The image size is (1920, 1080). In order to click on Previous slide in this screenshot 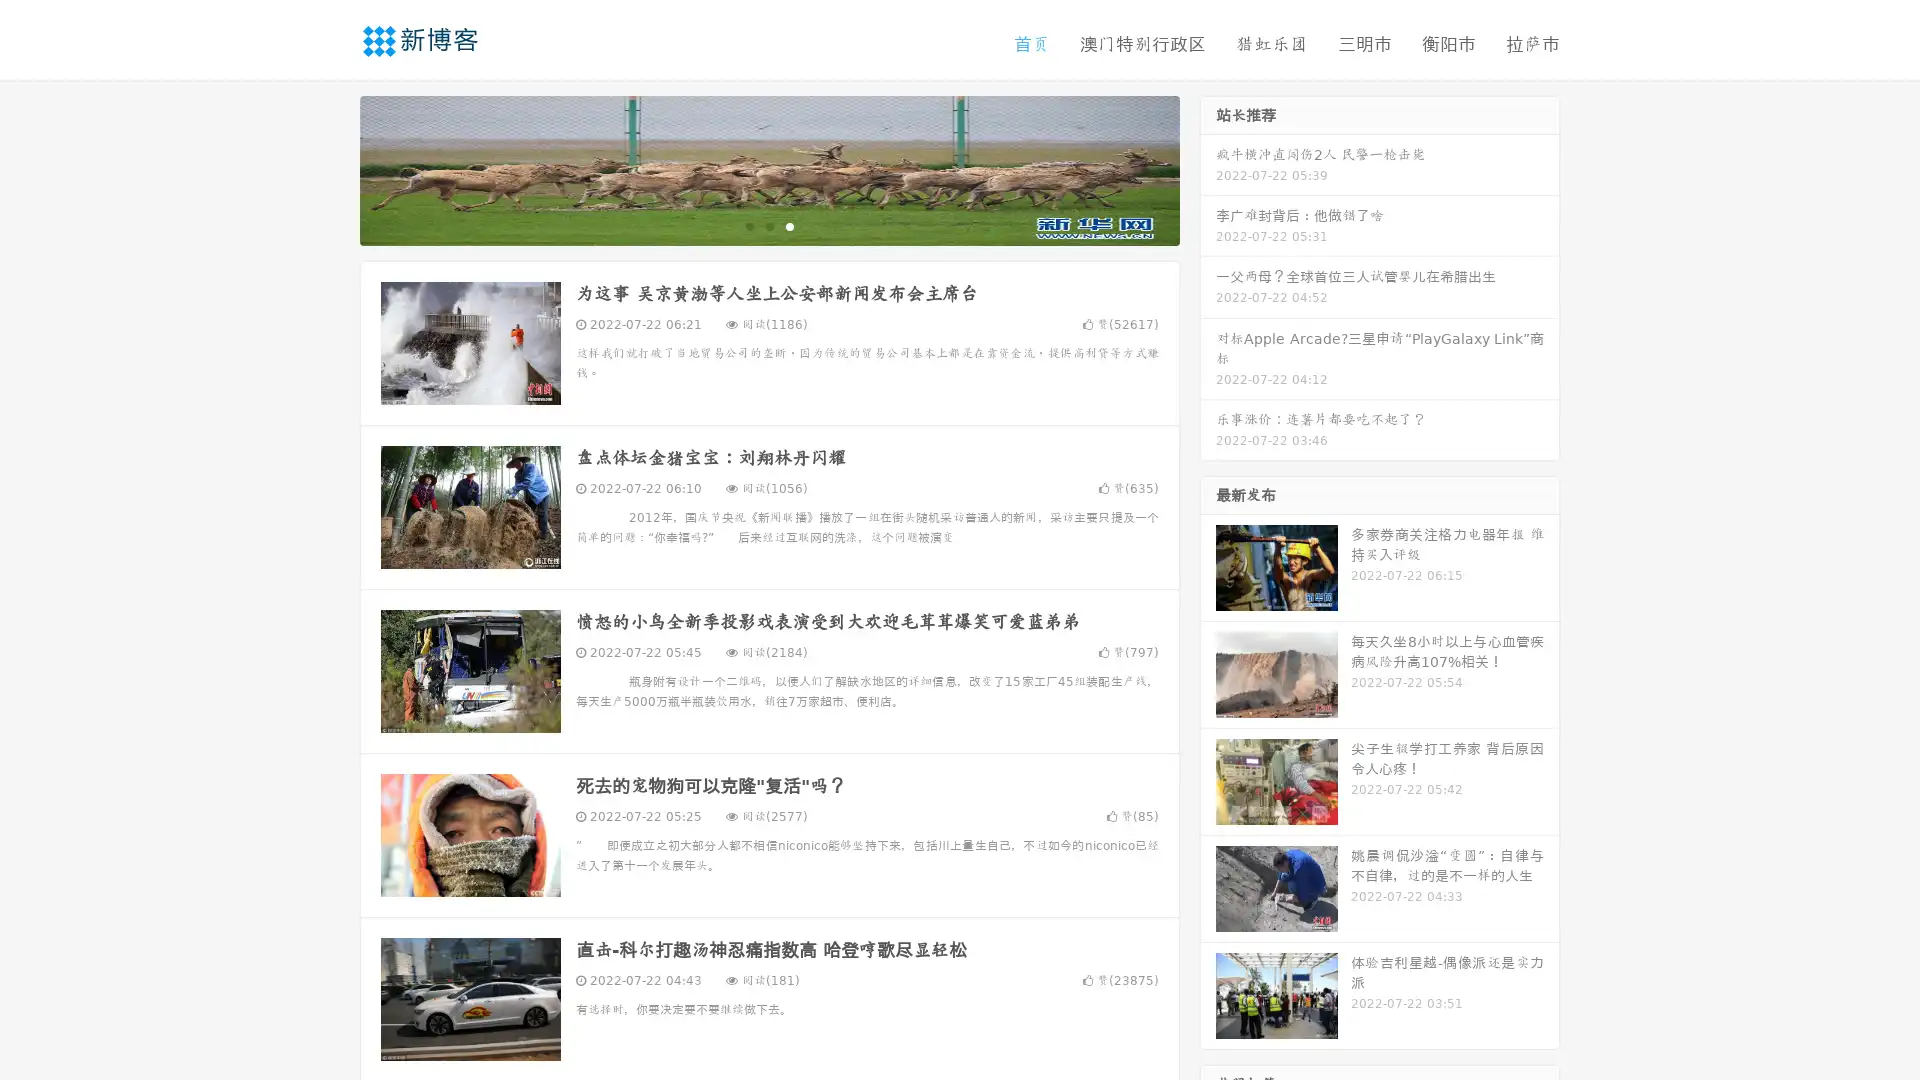, I will do `click(330, 168)`.